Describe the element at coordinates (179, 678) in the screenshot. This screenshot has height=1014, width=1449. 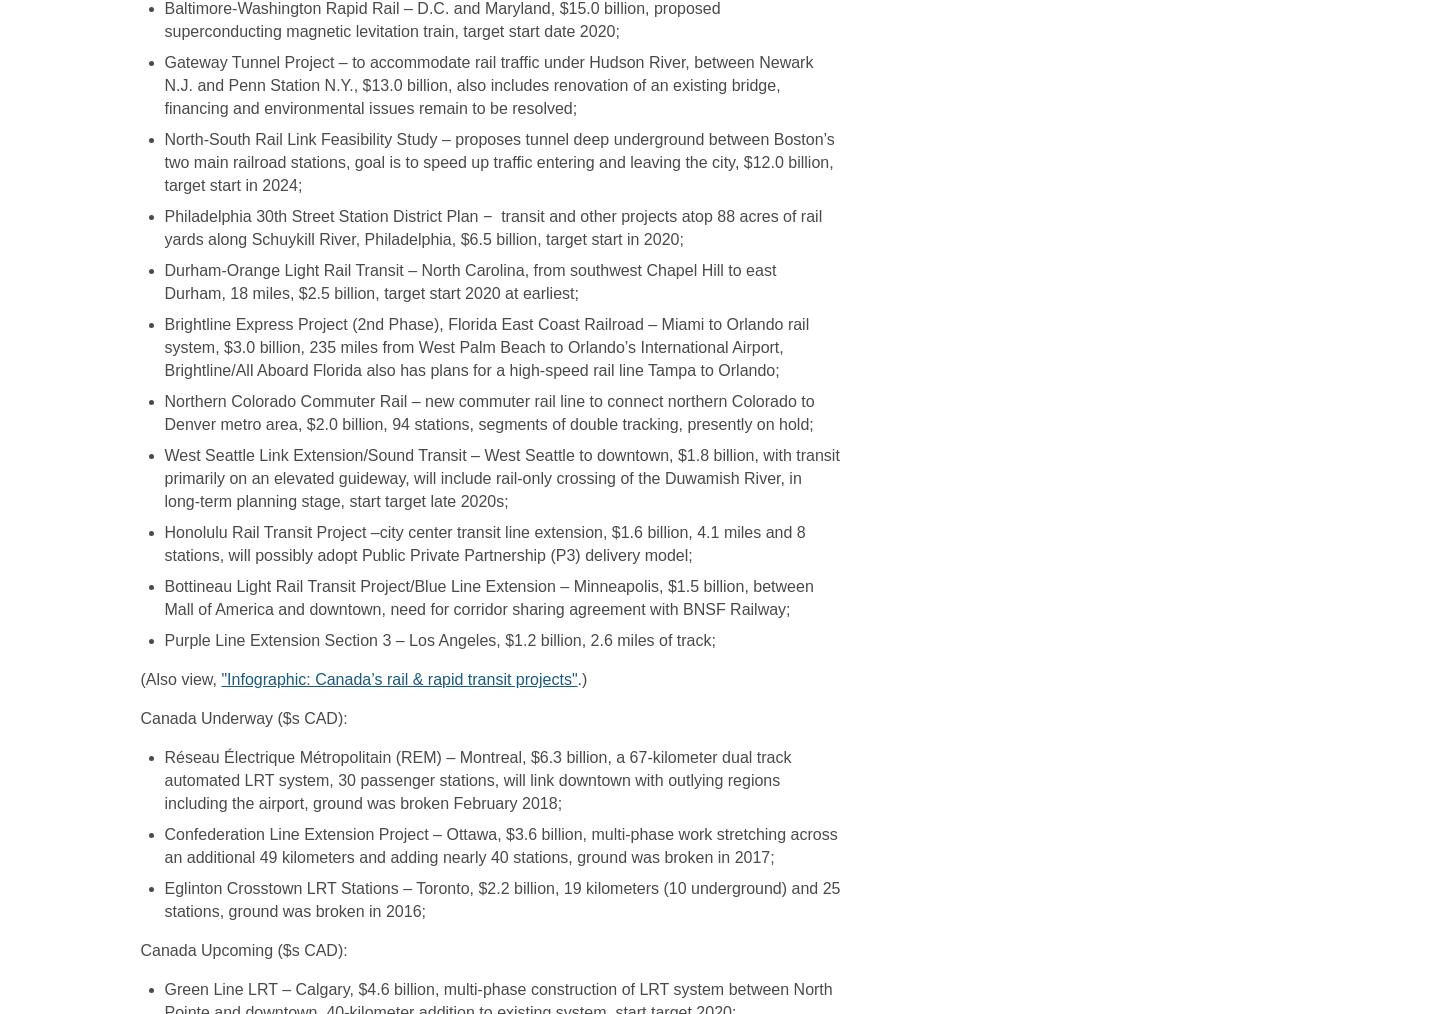
I see `'(Also view,'` at that location.